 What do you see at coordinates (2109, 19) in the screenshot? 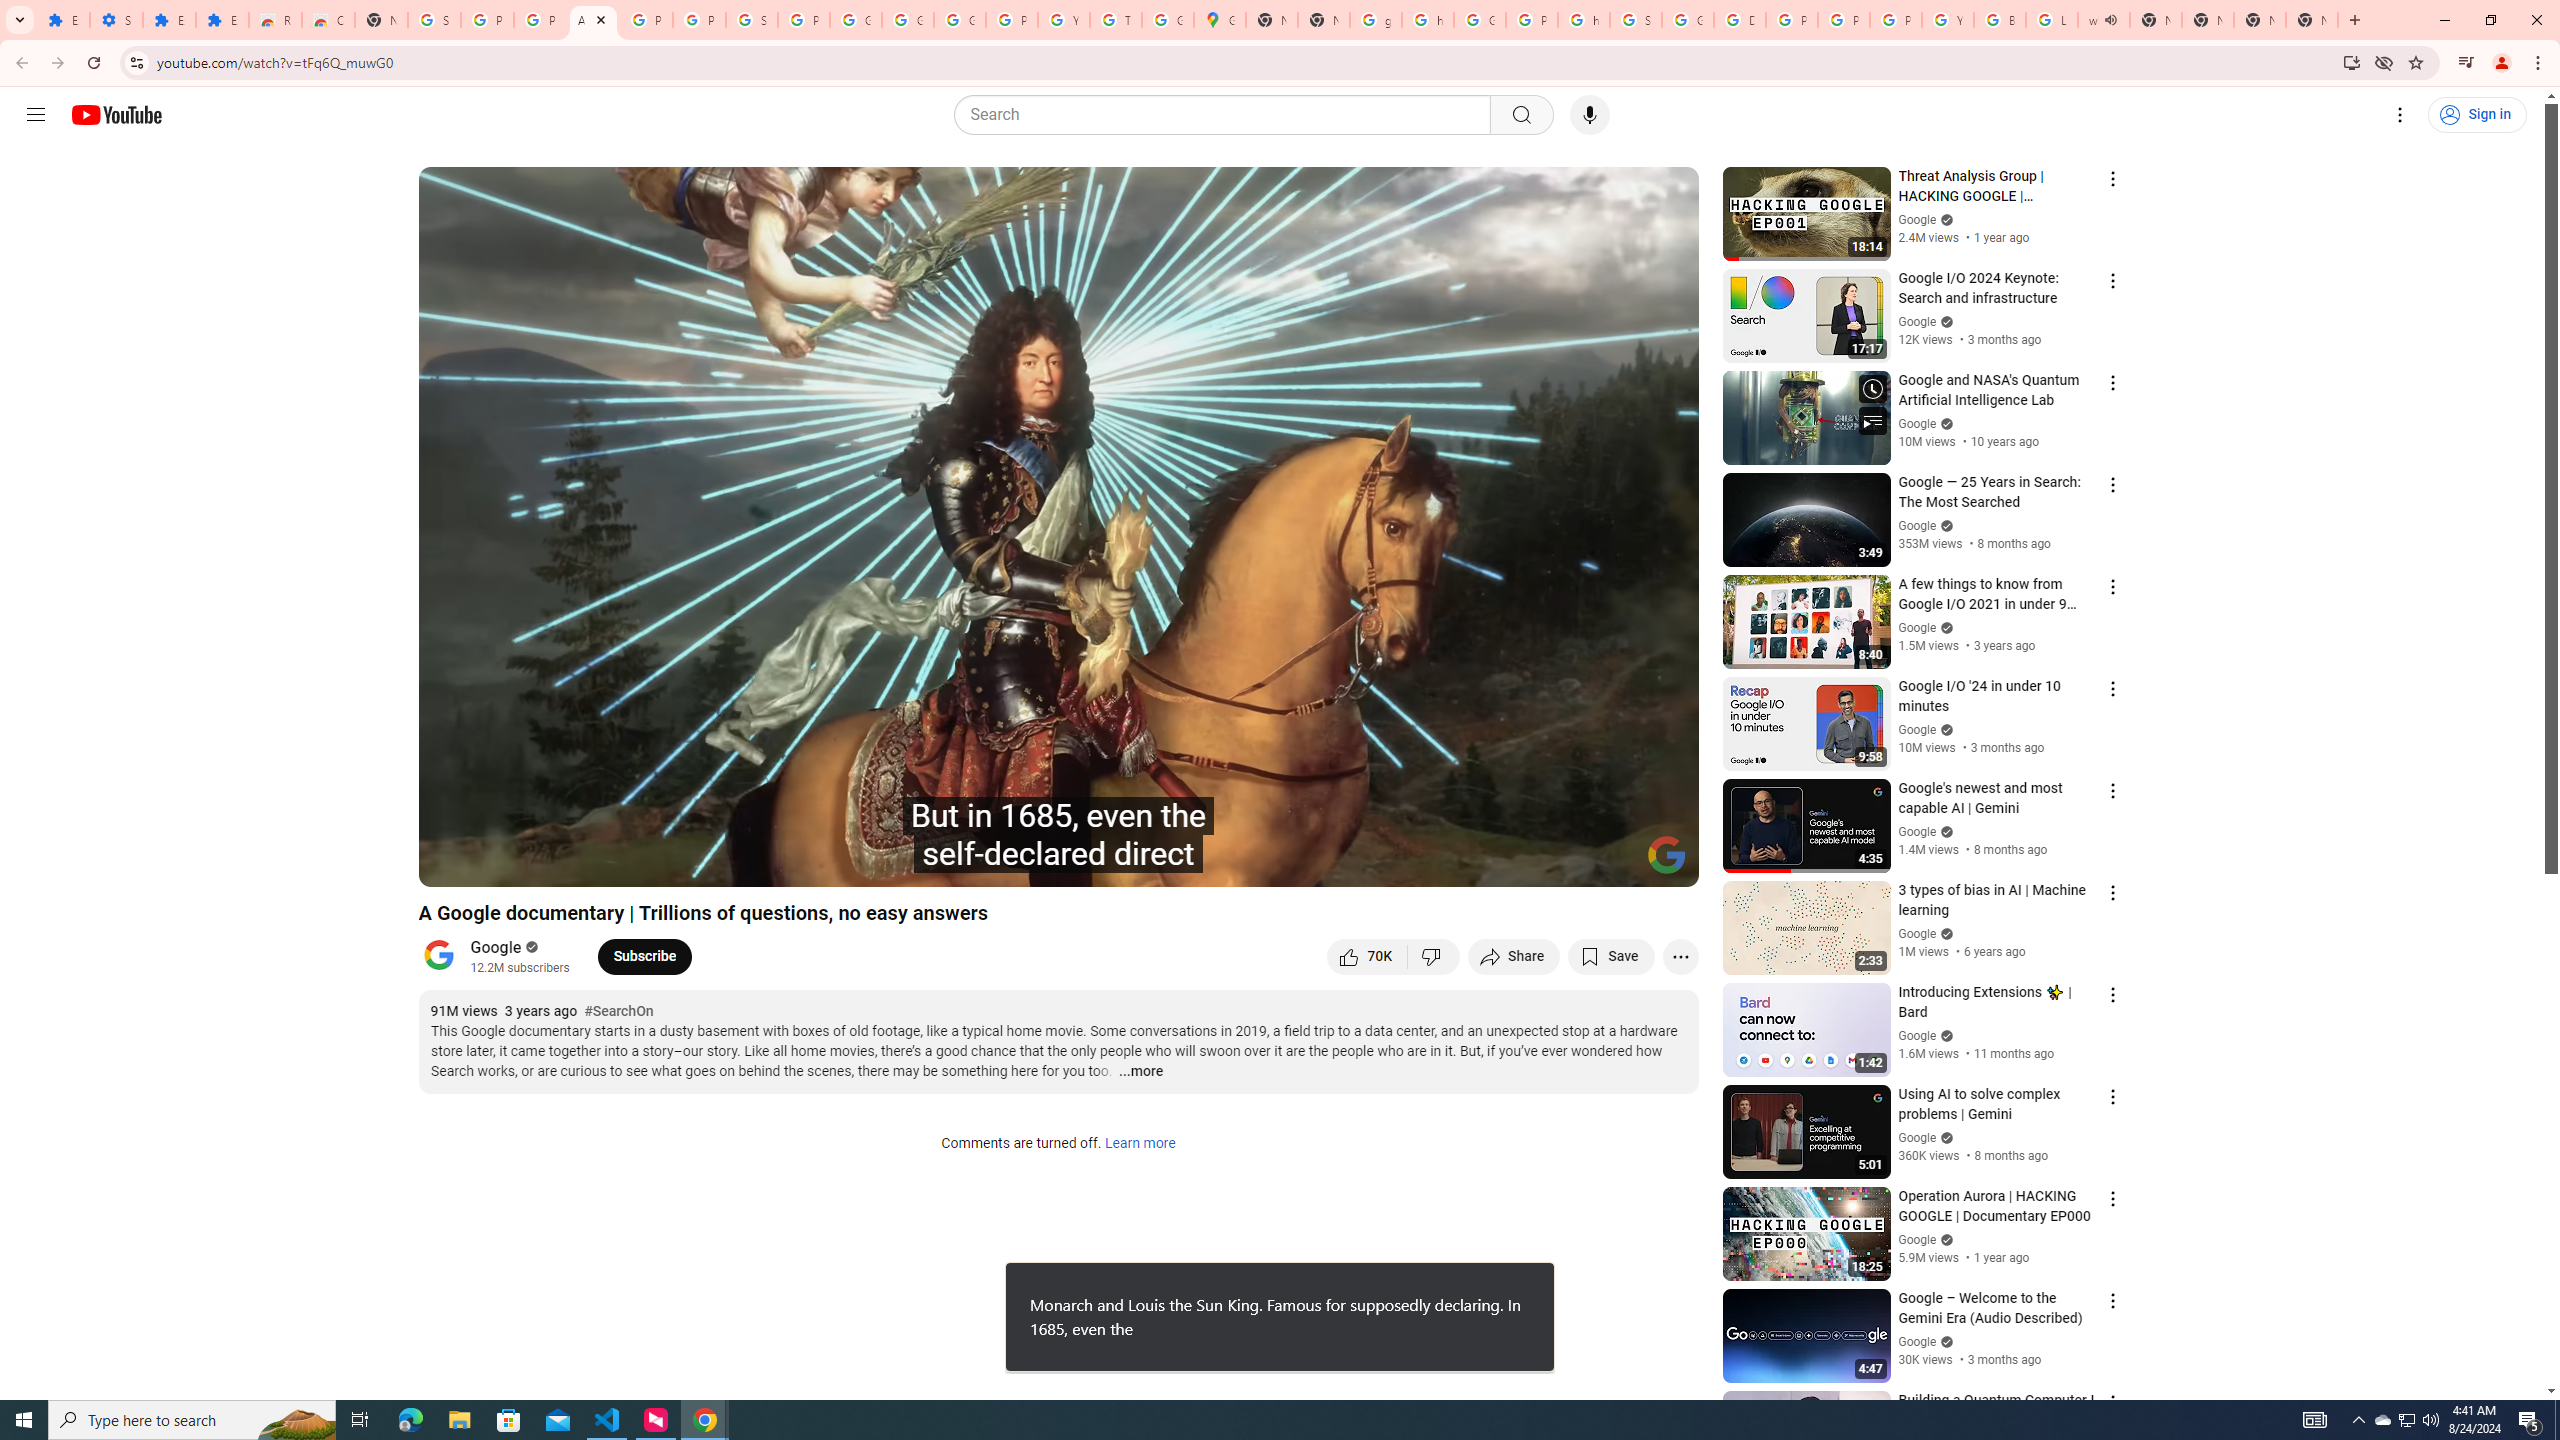
I see `'Mute tab'` at bounding box center [2109, 19].